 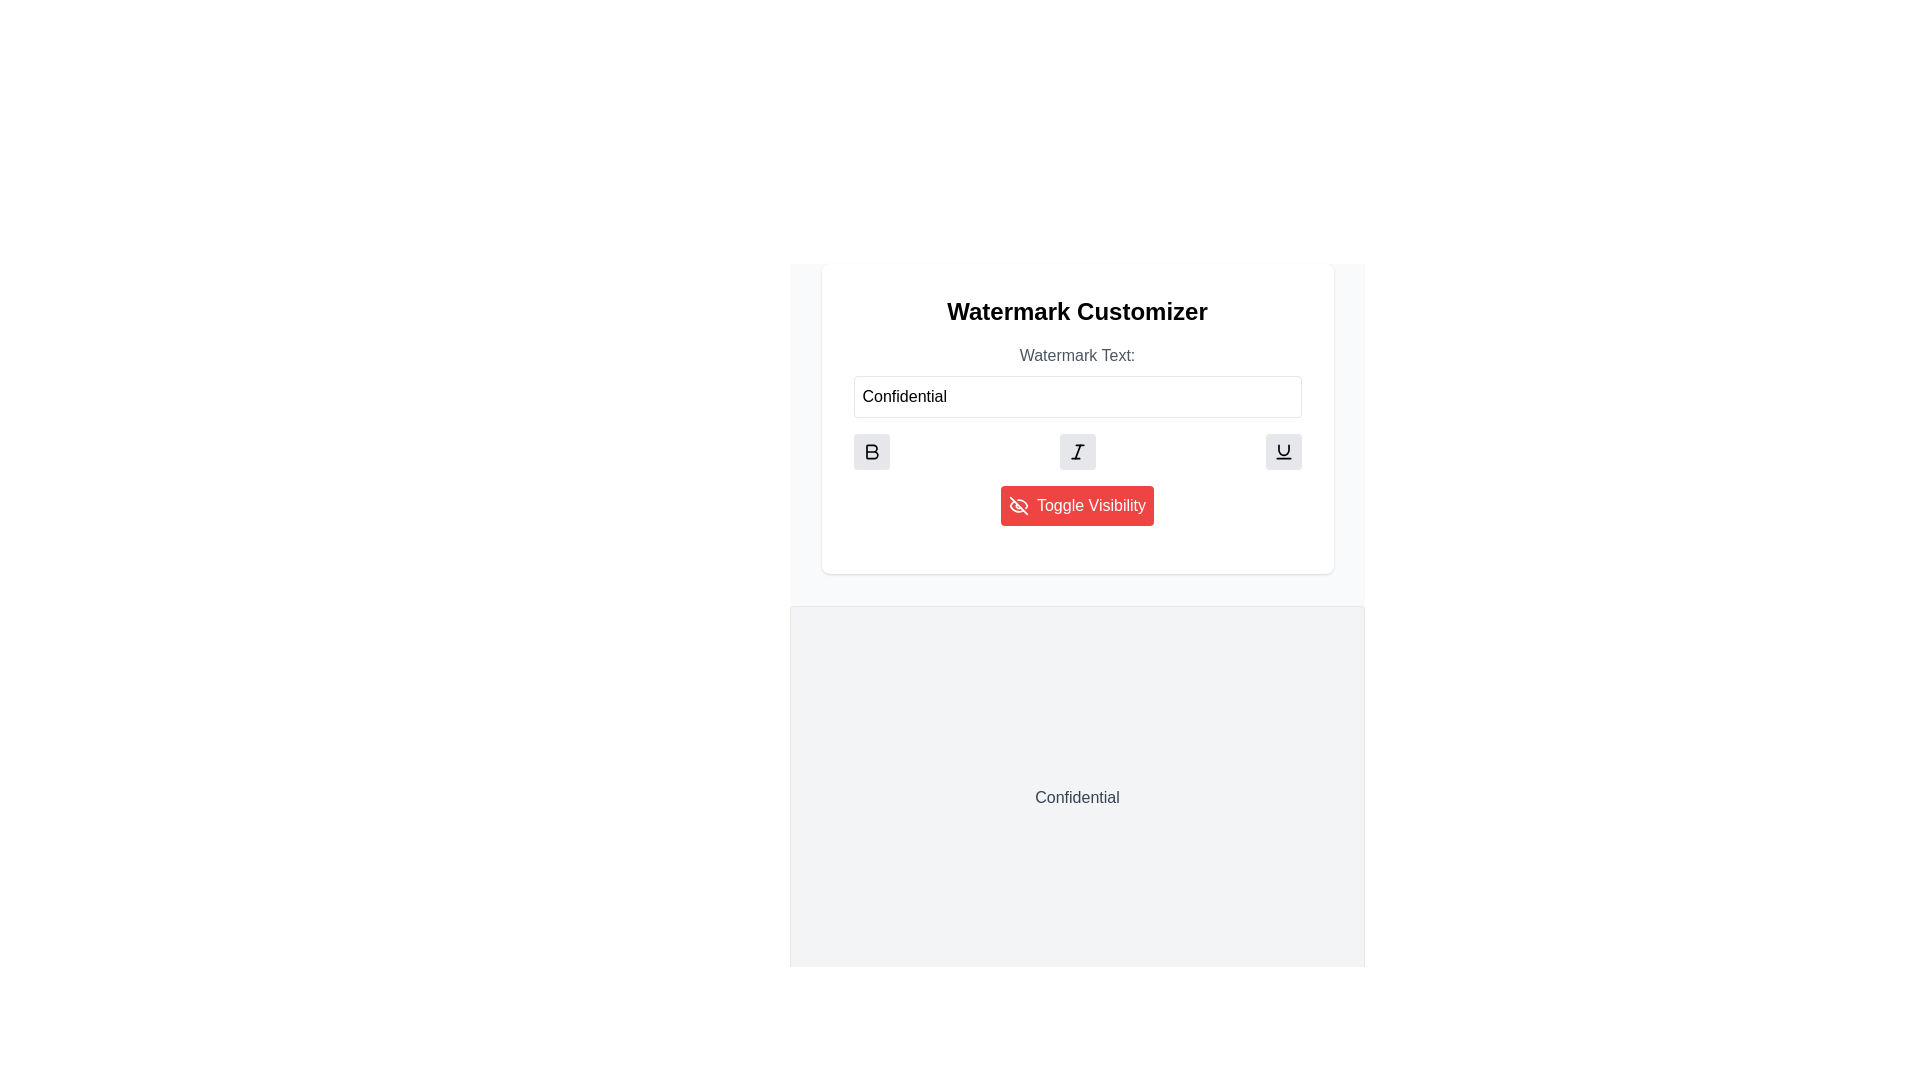 What do you see at coordinates (1076, 354) in the screenshot?
I see `the static text label indicating the watermark-related text input field in the 'Watermark Customizer' section` at bounding box center [1076, 354].